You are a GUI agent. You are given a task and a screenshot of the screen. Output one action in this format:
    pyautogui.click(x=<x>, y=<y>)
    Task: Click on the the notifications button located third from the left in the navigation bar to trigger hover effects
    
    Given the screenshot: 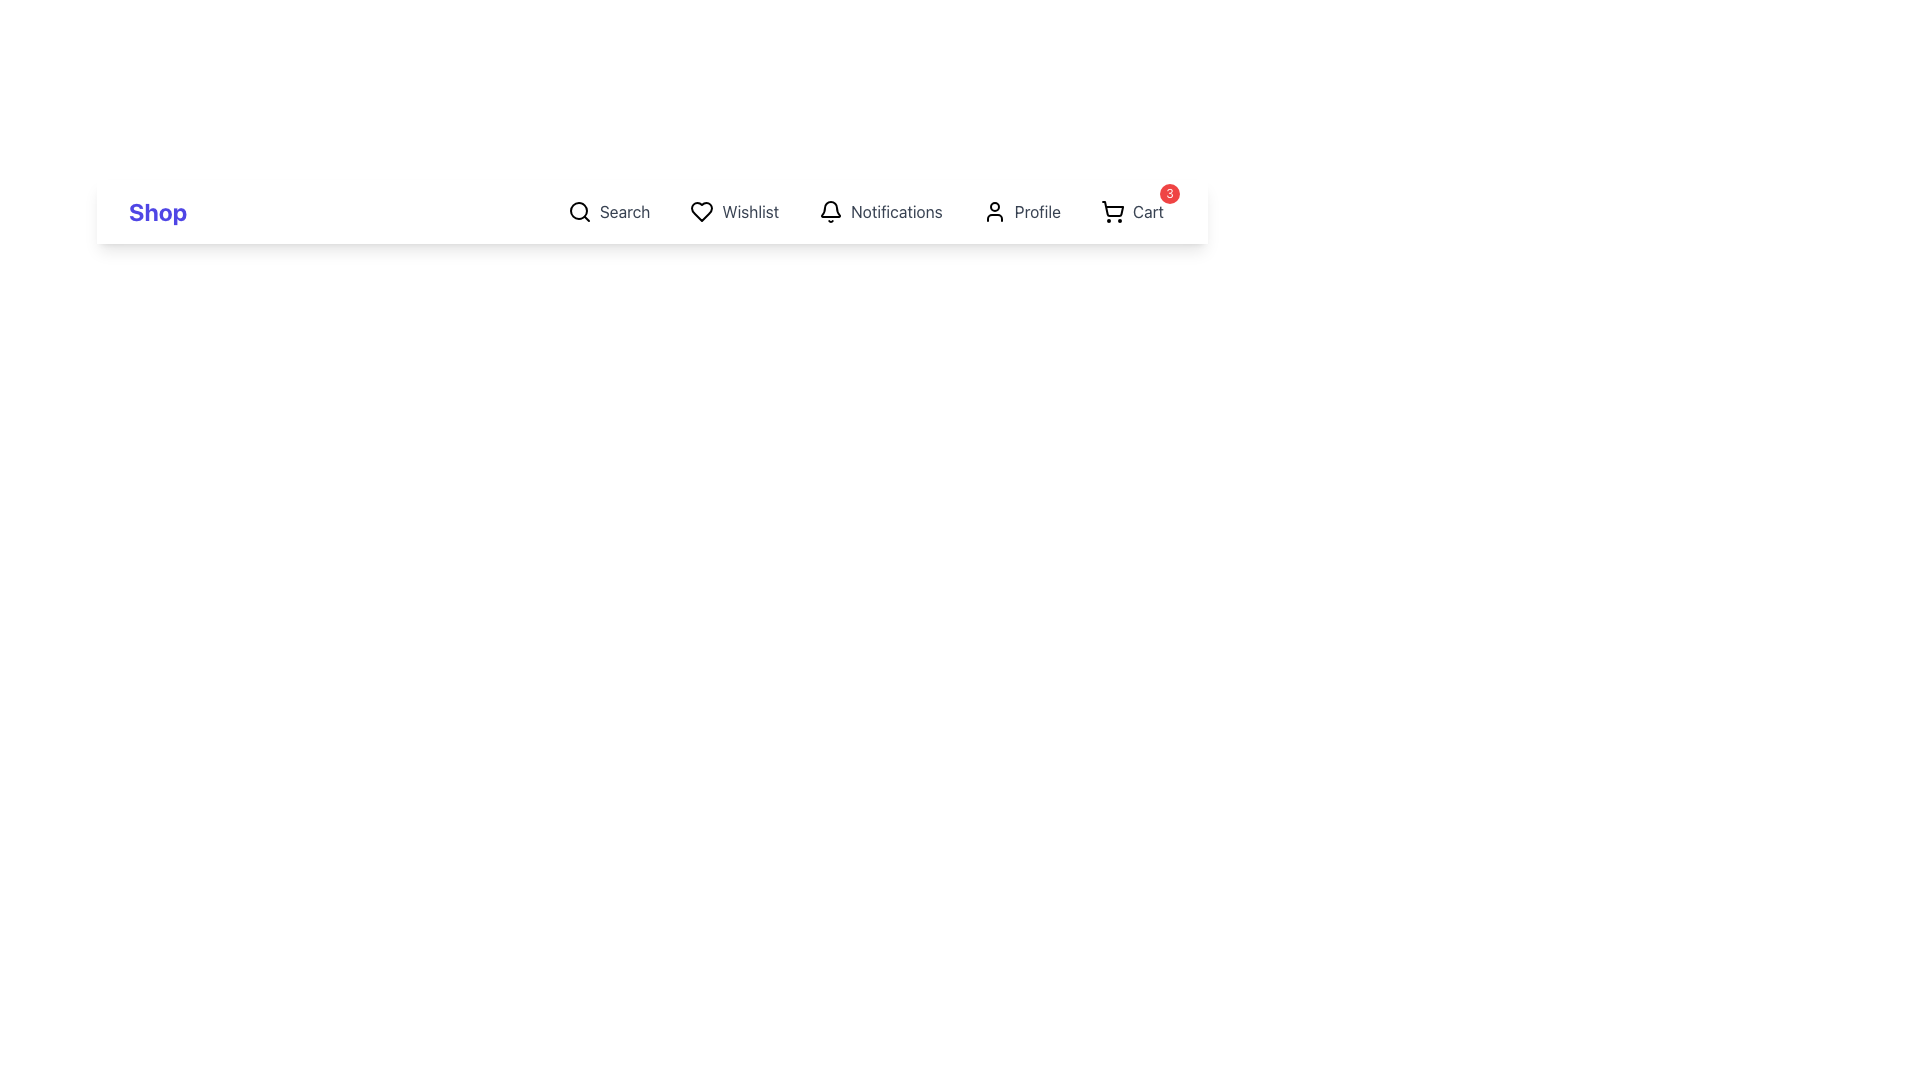 What is the action you would take?
    pyautogui.click(x=880, y=212)
    